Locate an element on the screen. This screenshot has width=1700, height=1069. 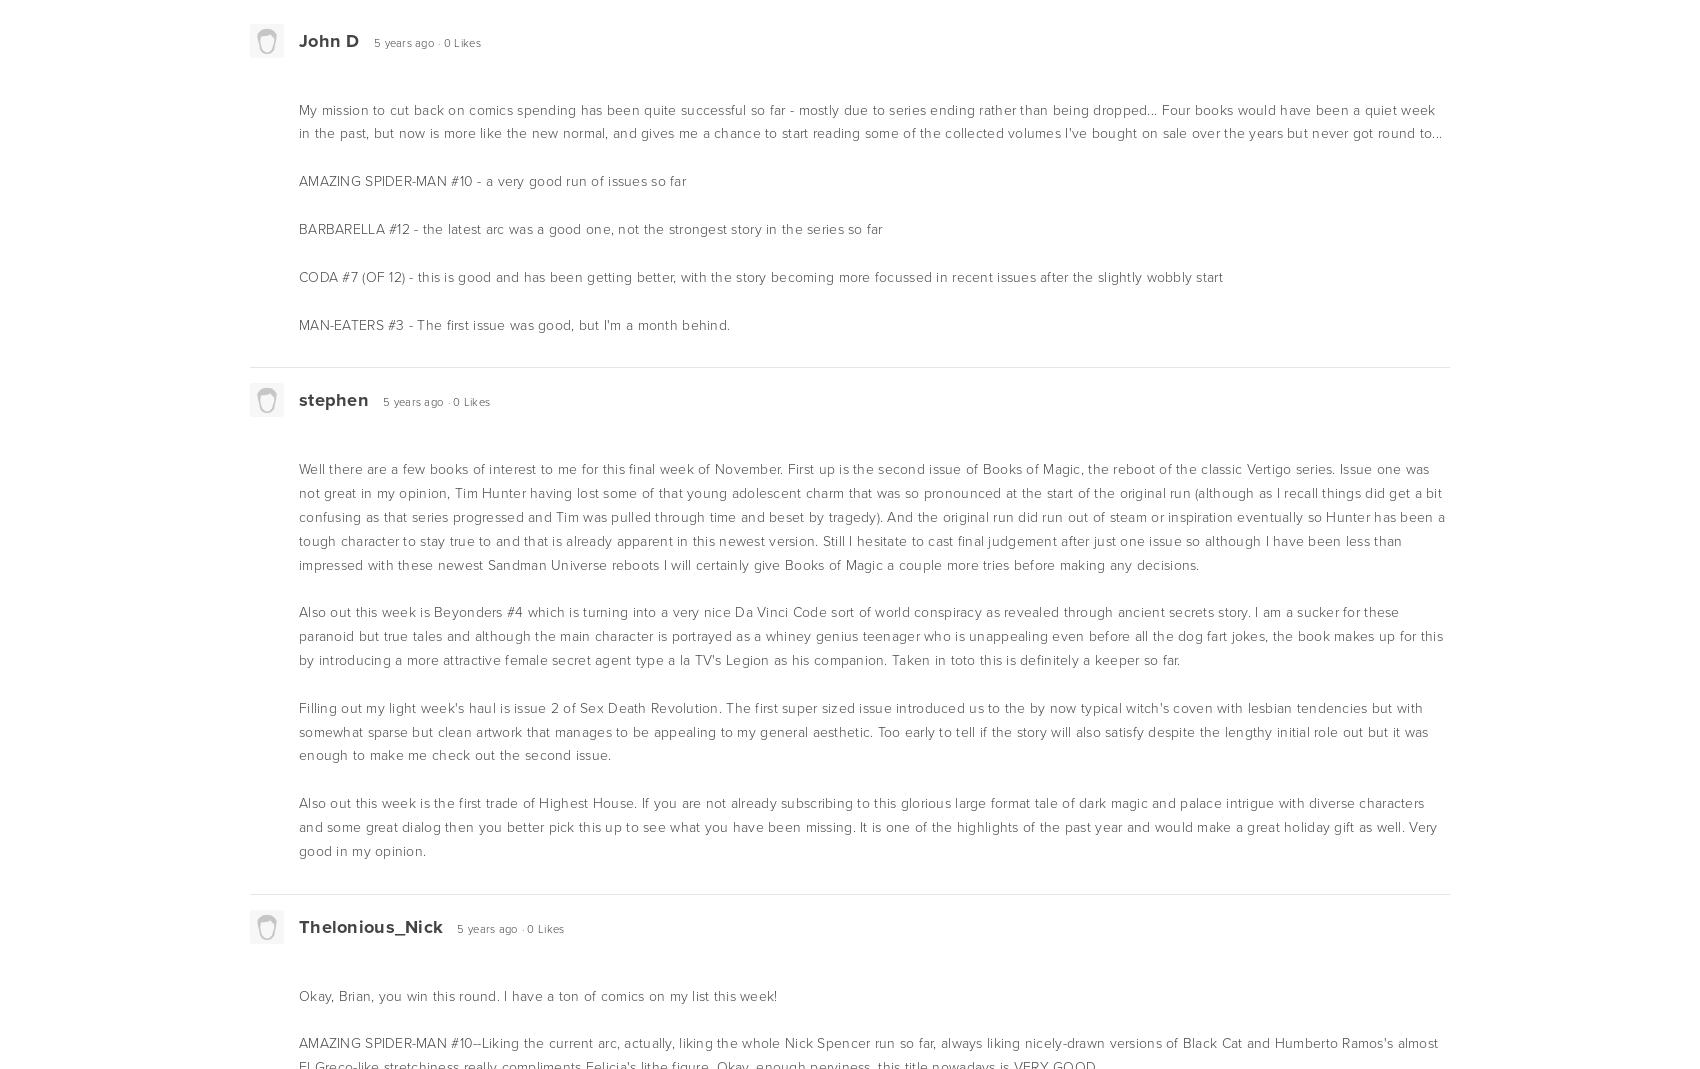
'AMAZING SPIDER-MAN #10 - a very good run of issues so far' is located at coordinates (491, 181).